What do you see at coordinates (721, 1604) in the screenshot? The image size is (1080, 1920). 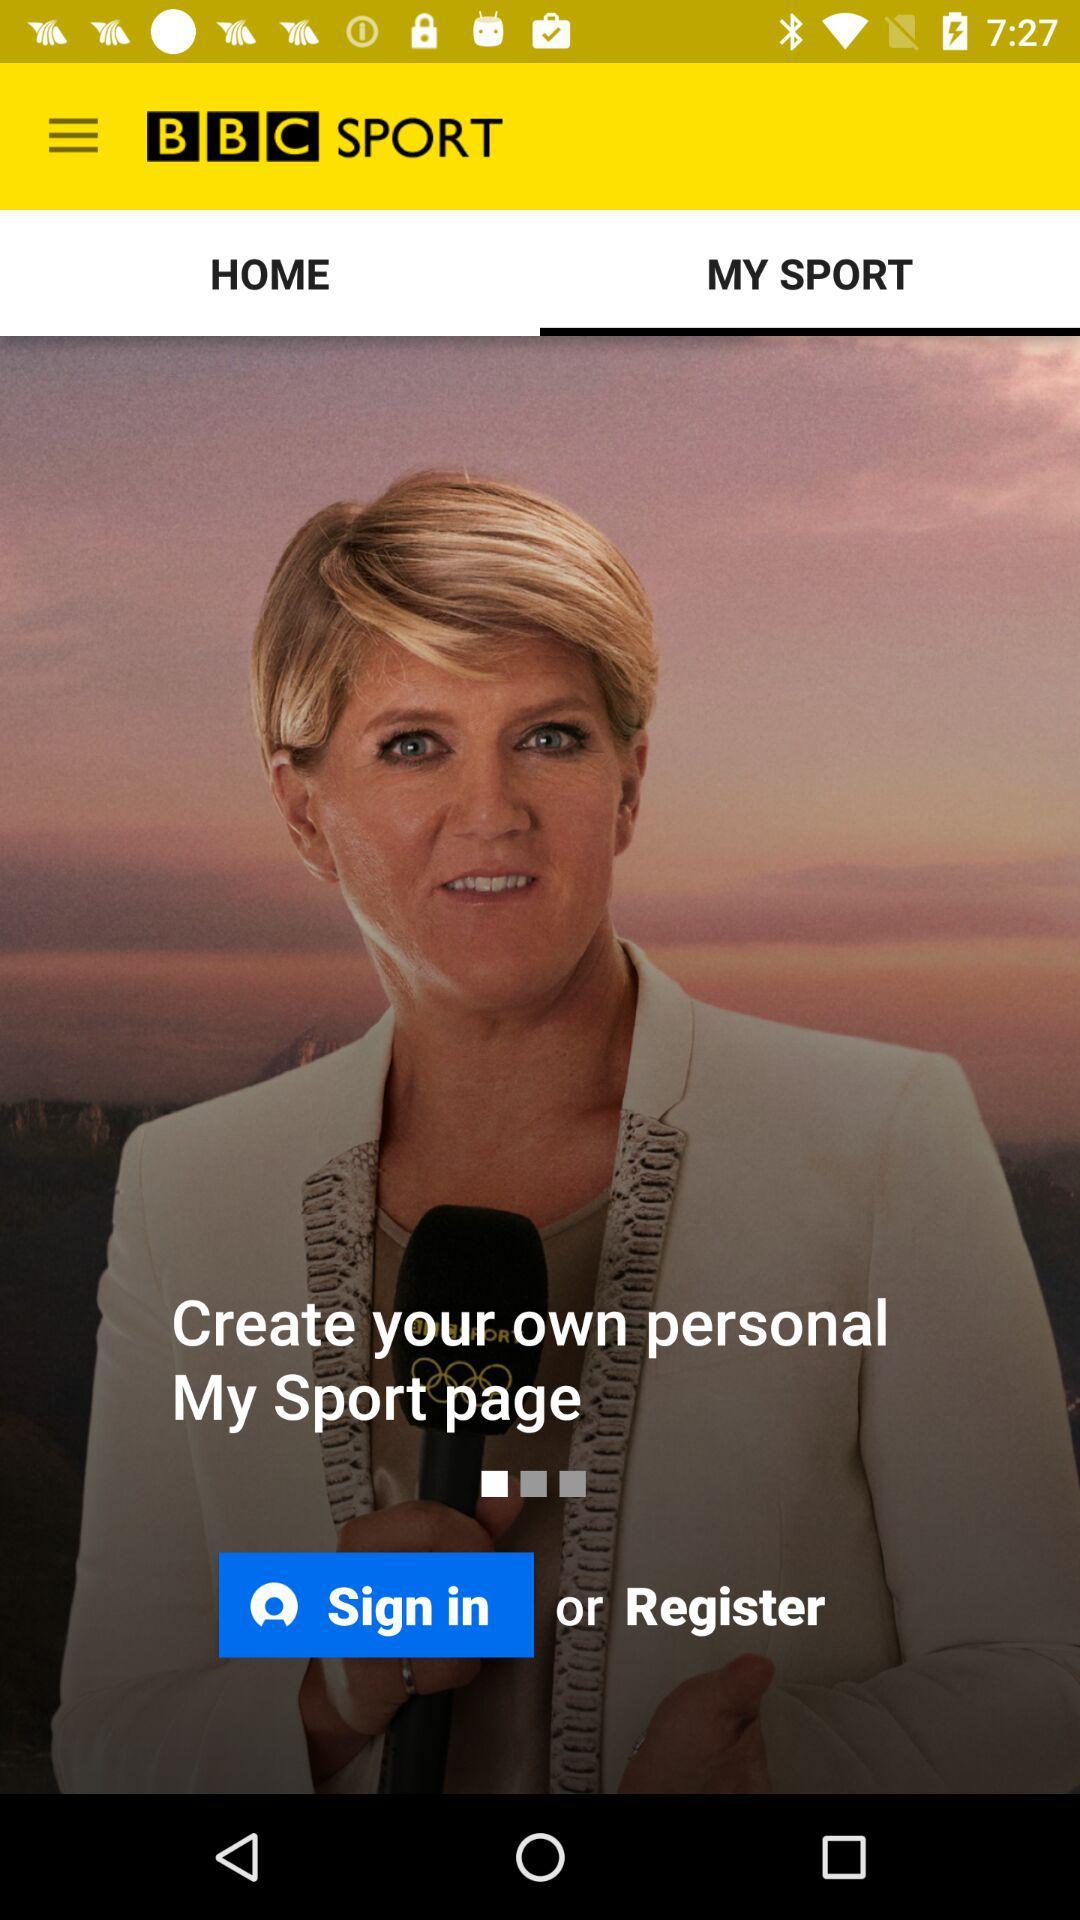 I see `the register item` at bounding box center [721, 1604].